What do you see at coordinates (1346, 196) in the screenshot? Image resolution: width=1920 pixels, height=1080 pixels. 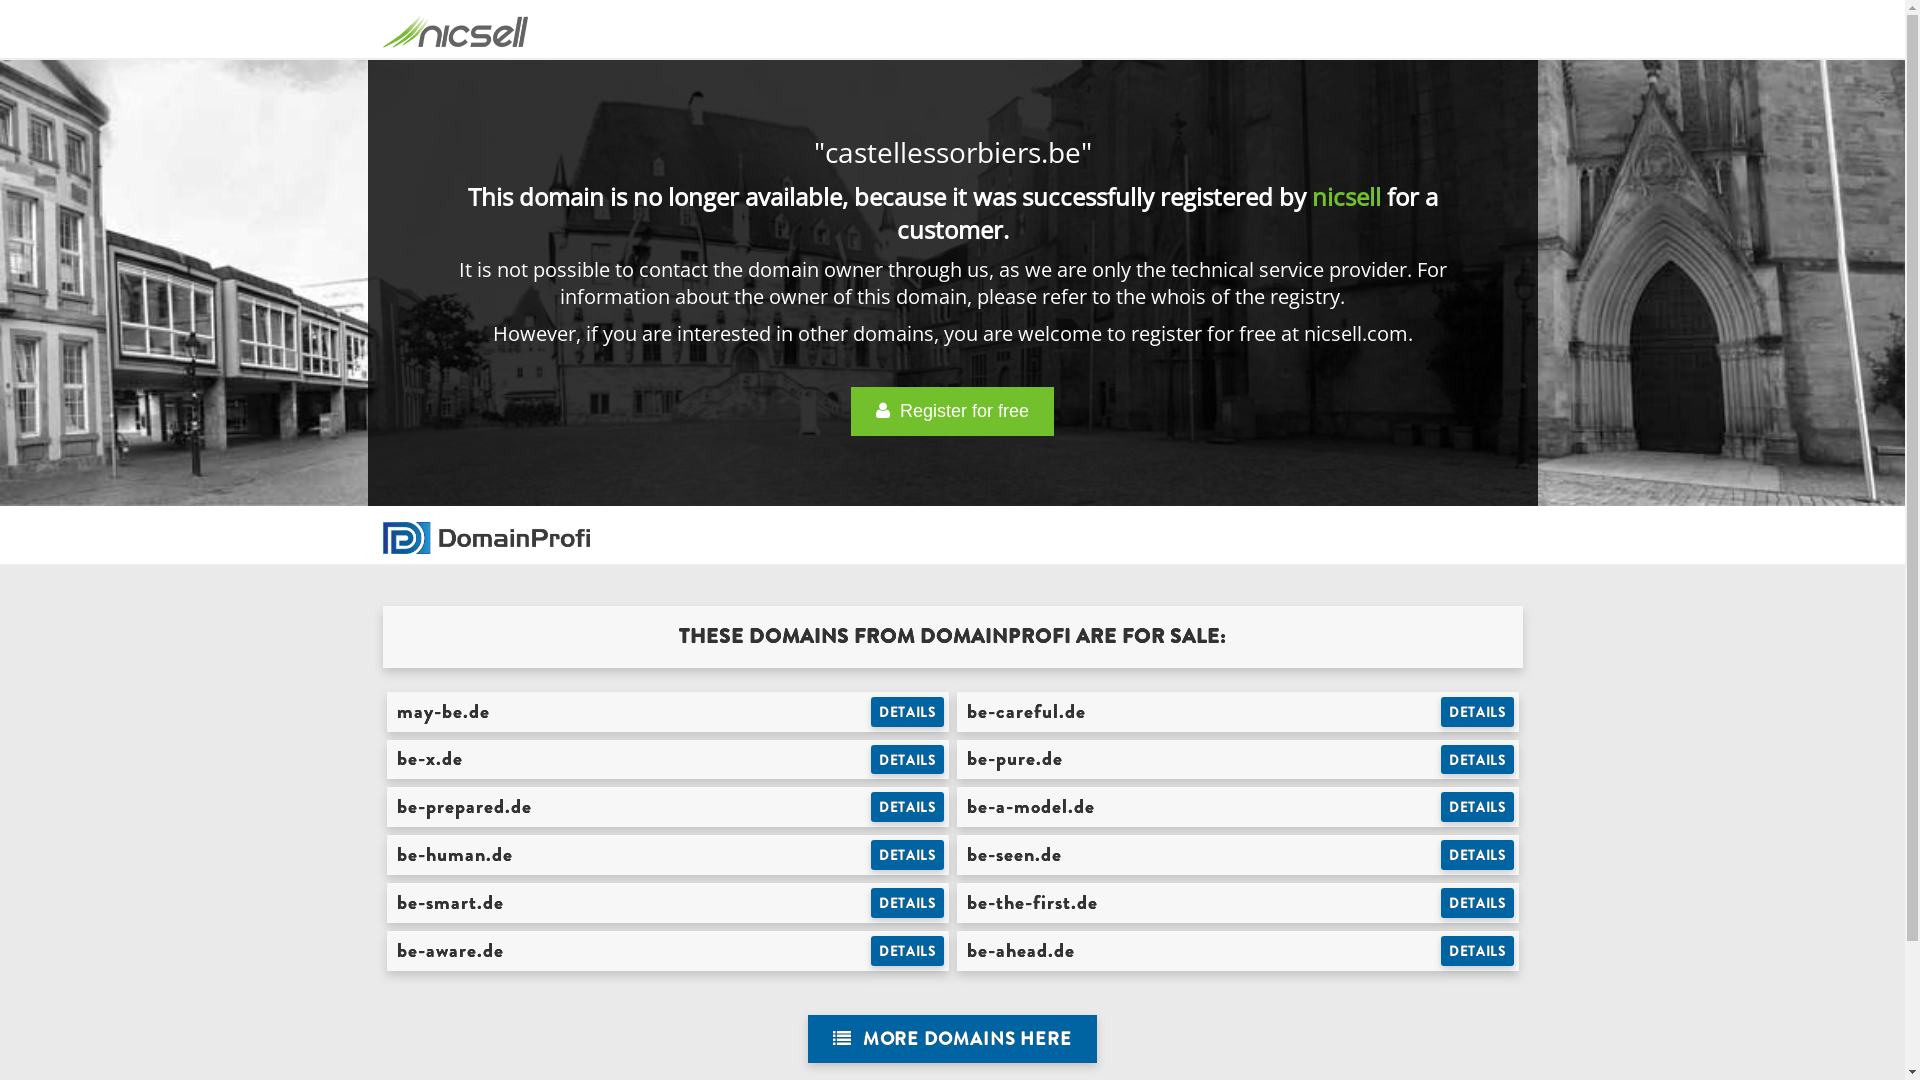 I see `'nicsell'` at bounding box center [1346, 196].